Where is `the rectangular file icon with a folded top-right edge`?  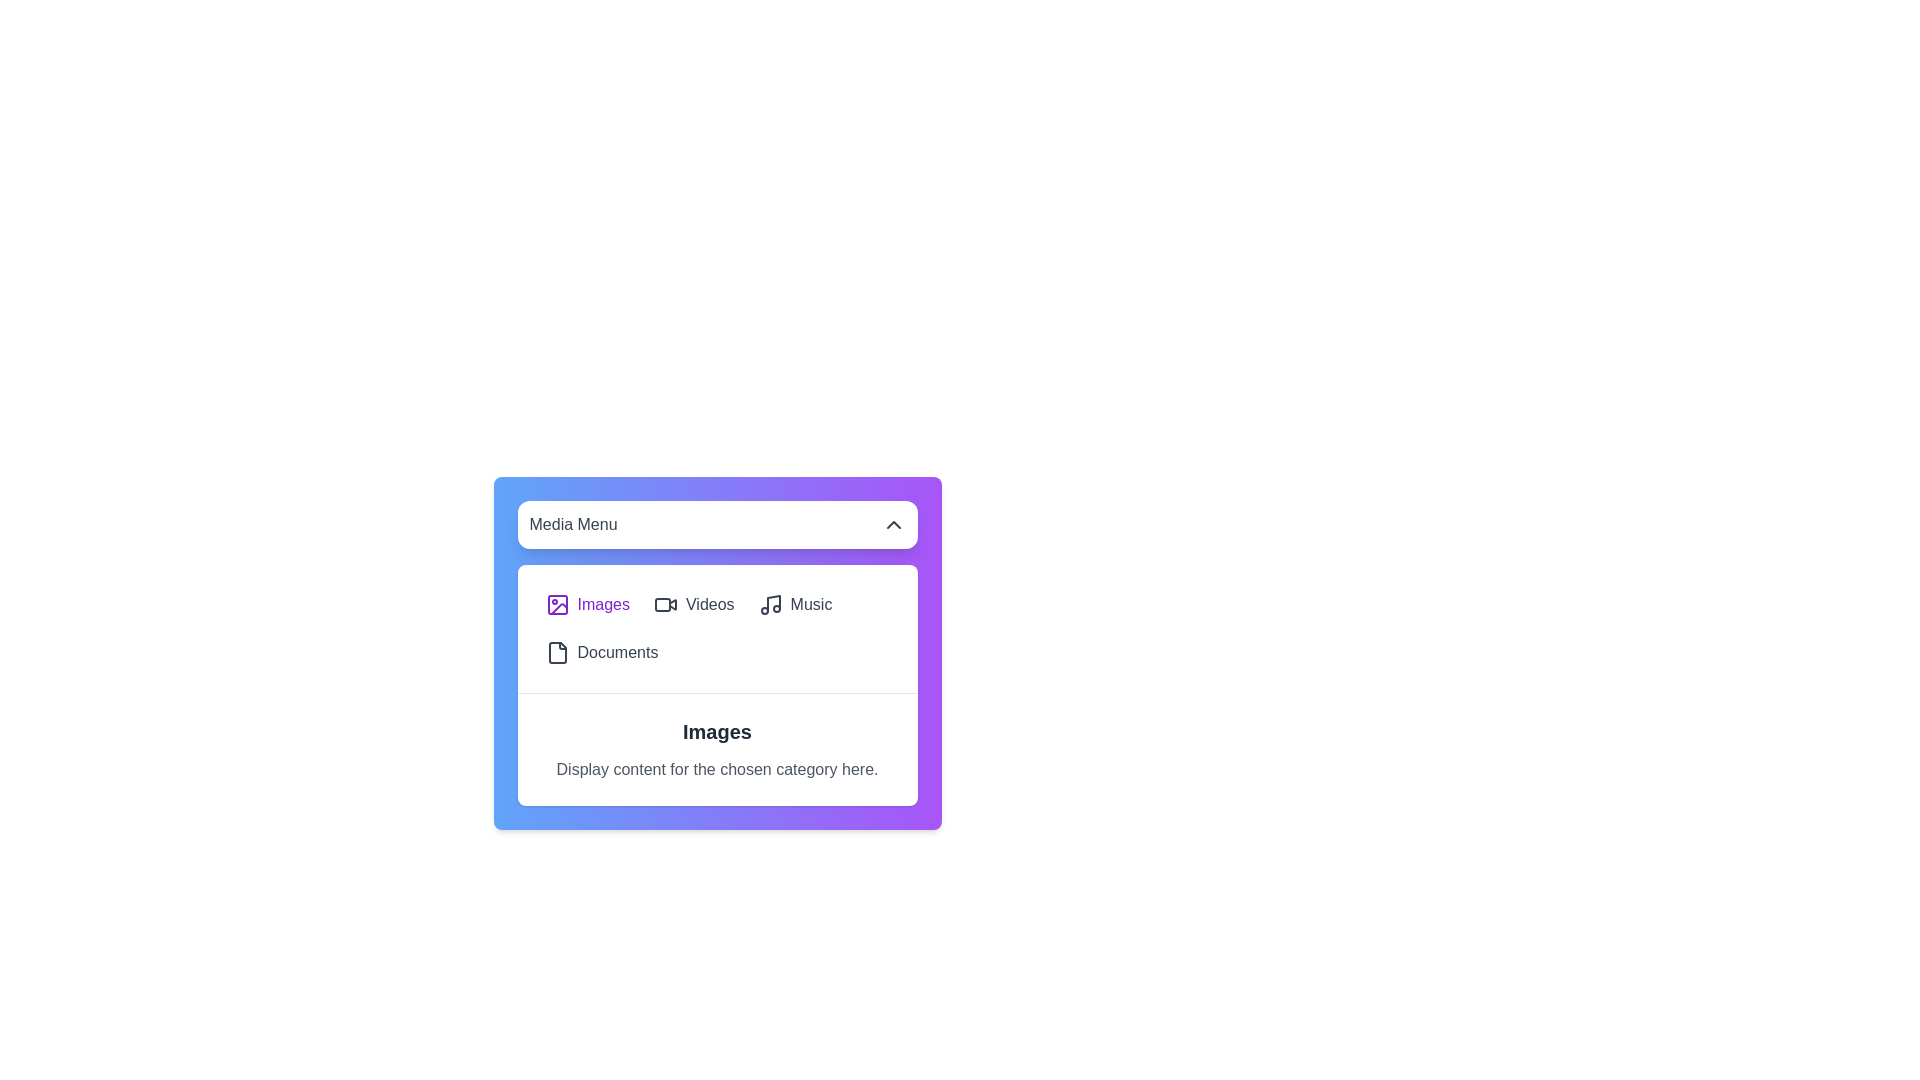
the rectangular file icon with a folded top-right edge is located at coordinates (557, 652).